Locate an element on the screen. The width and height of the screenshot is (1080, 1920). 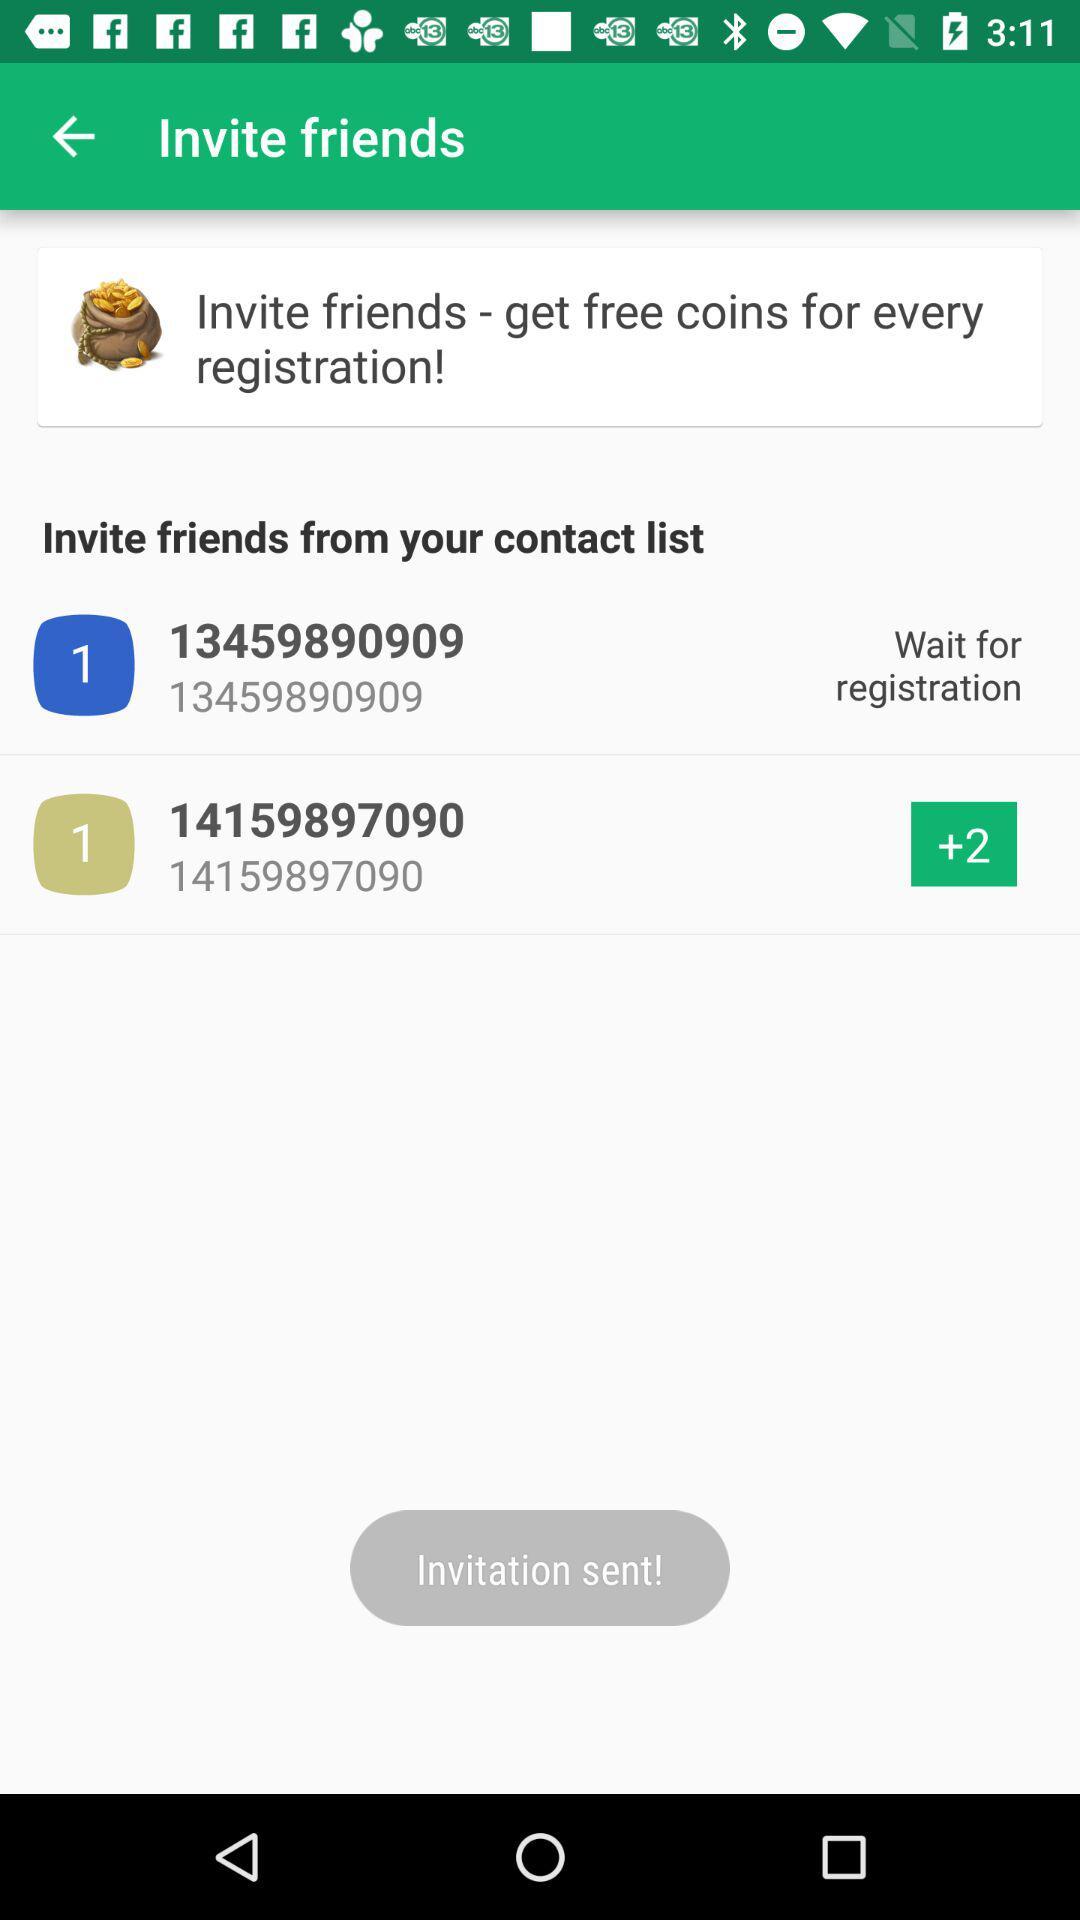
the +2 is located at coordinates (963, 844).